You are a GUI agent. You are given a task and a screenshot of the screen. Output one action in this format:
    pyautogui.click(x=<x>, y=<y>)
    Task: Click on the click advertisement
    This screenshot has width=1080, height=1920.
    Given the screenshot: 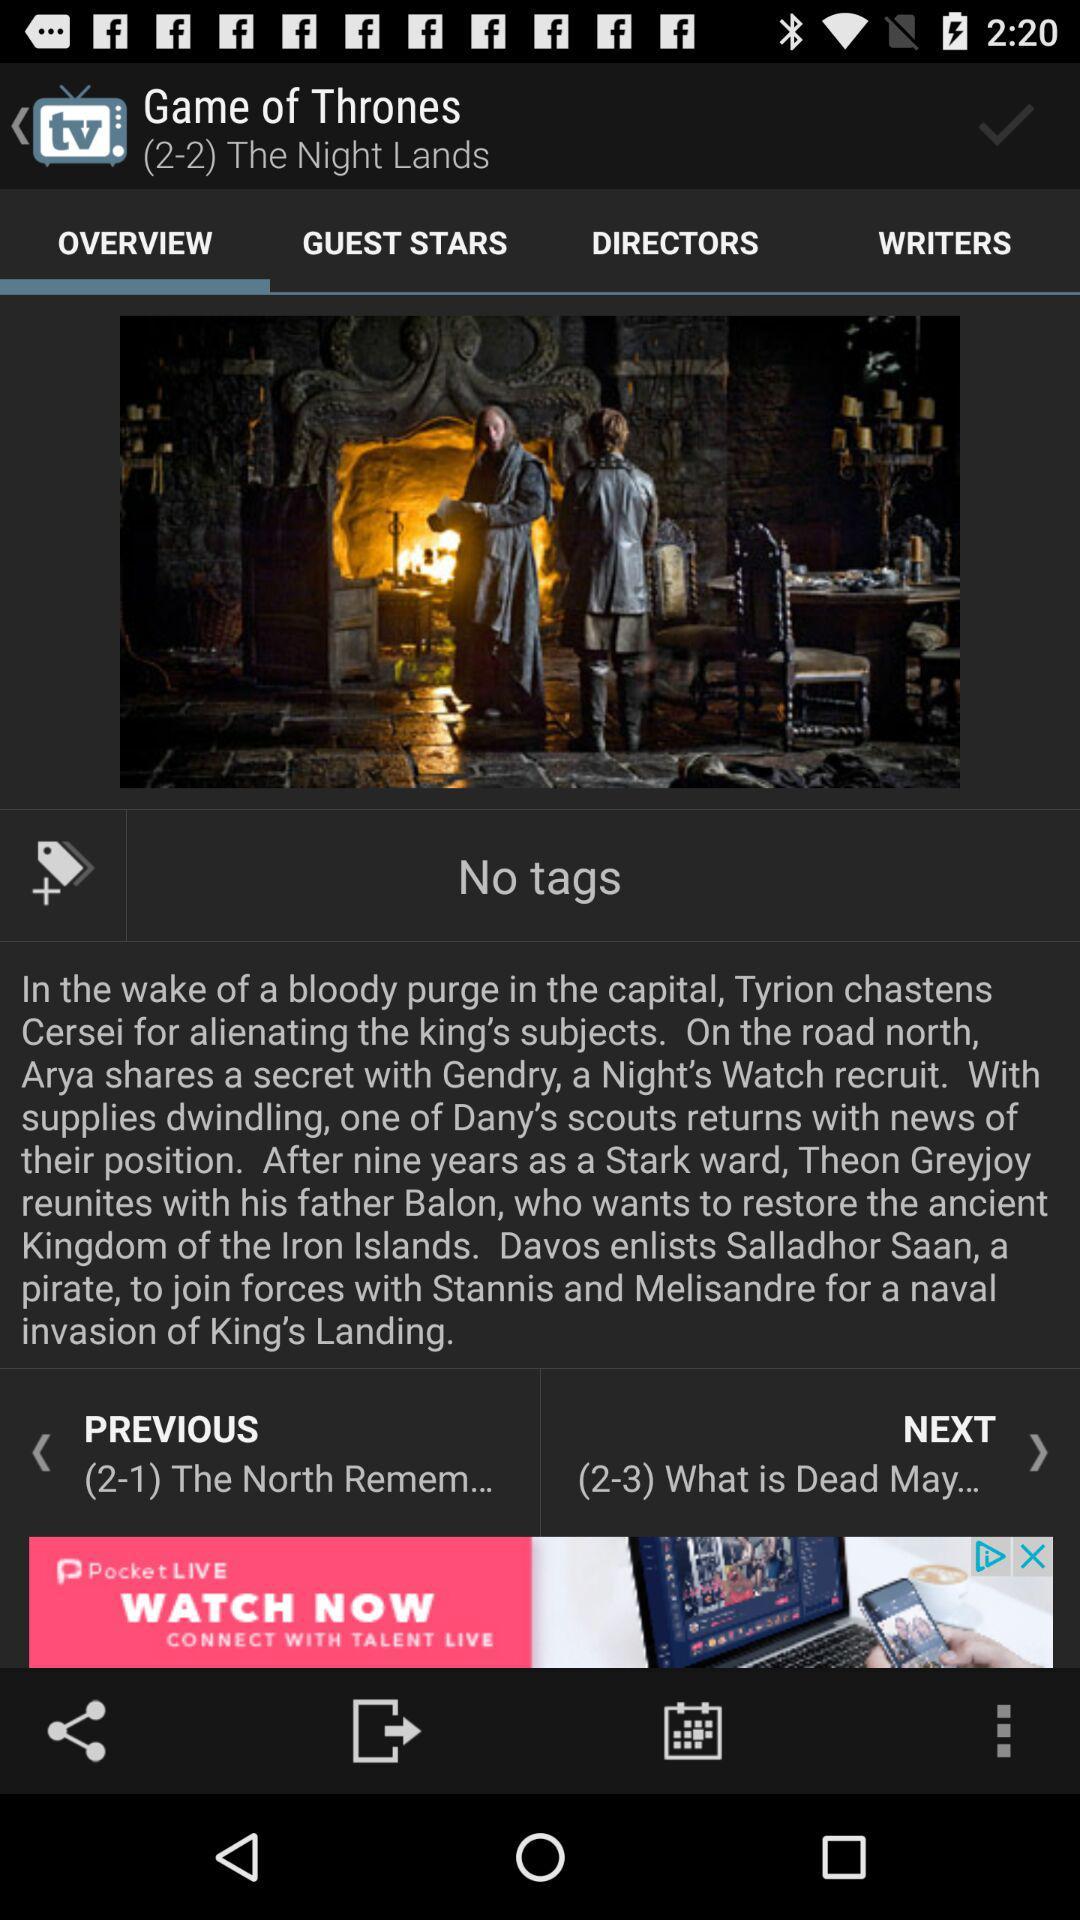 What is the action you would take?
    pyautogui.click(x=540, y=1602)
    